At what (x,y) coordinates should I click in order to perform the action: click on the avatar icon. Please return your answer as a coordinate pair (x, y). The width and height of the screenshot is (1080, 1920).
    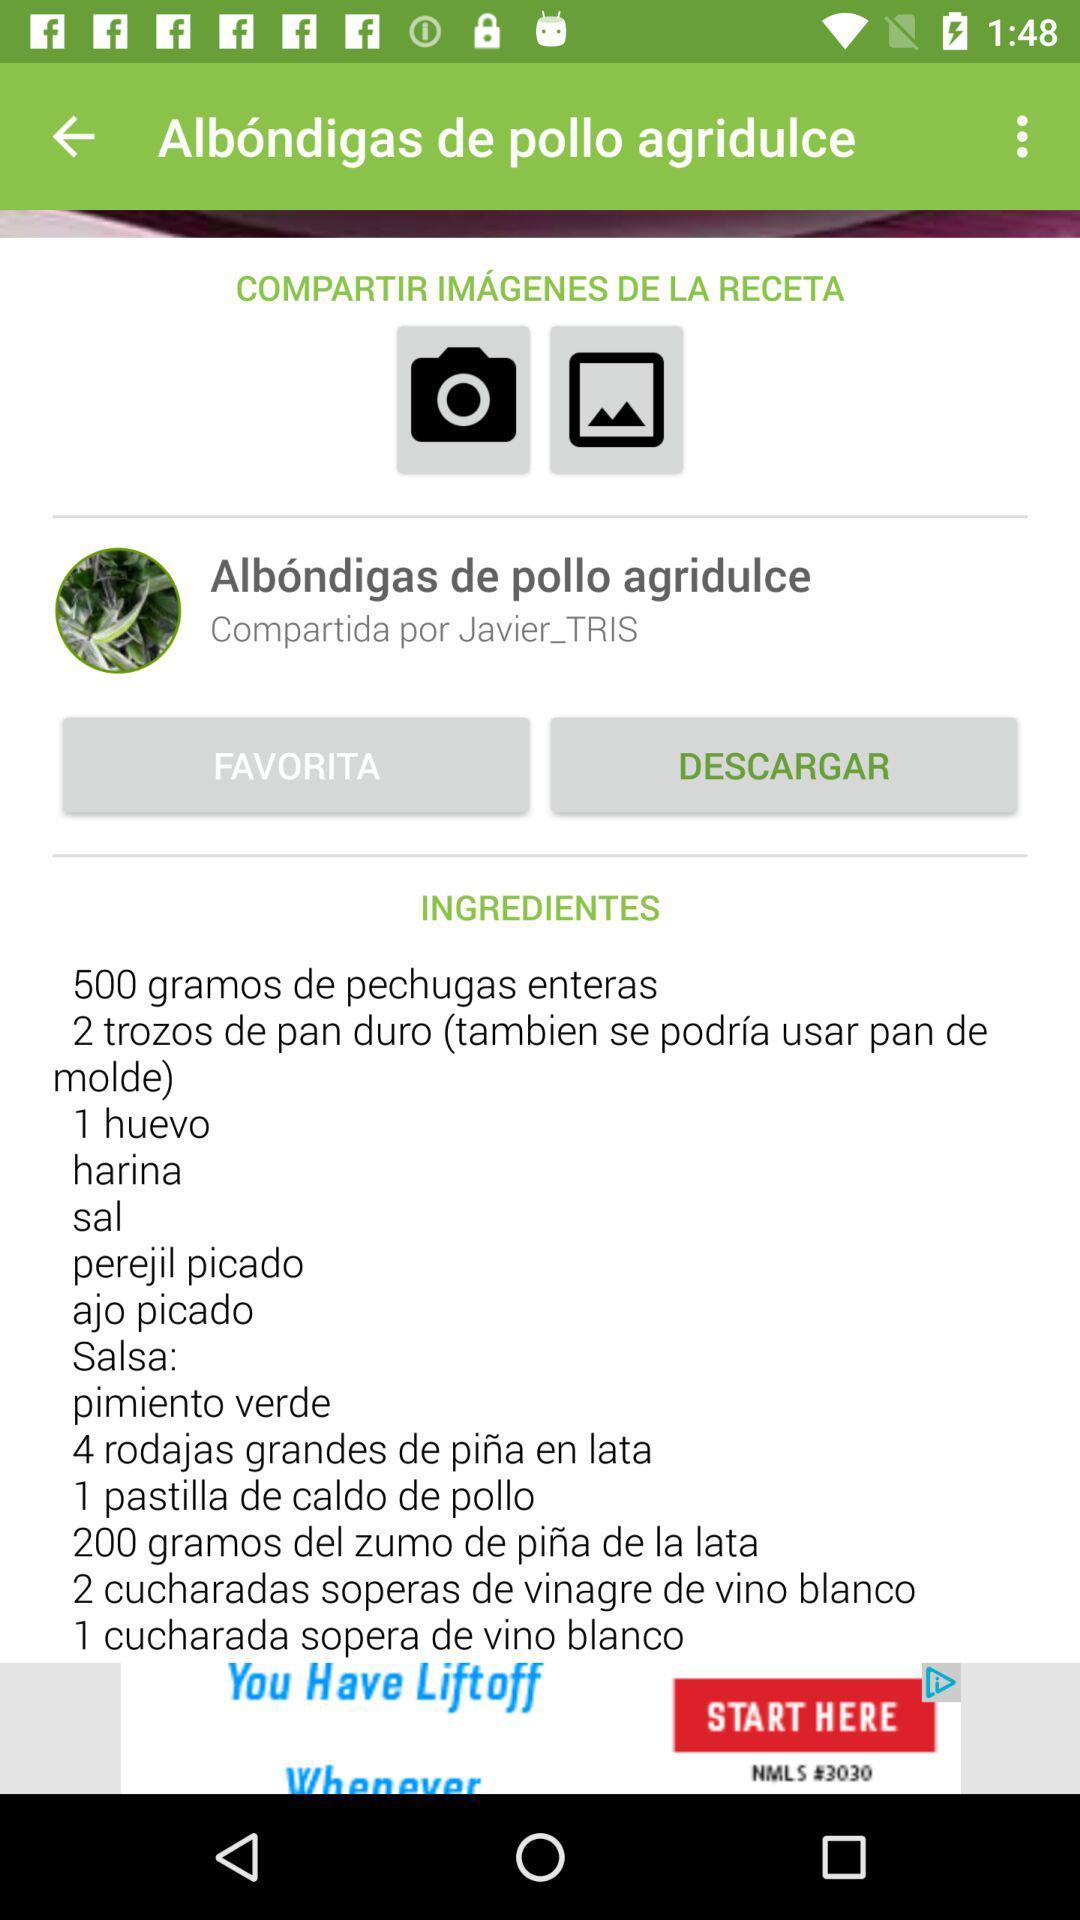
    Looking at the image, I should click on (118, 609).